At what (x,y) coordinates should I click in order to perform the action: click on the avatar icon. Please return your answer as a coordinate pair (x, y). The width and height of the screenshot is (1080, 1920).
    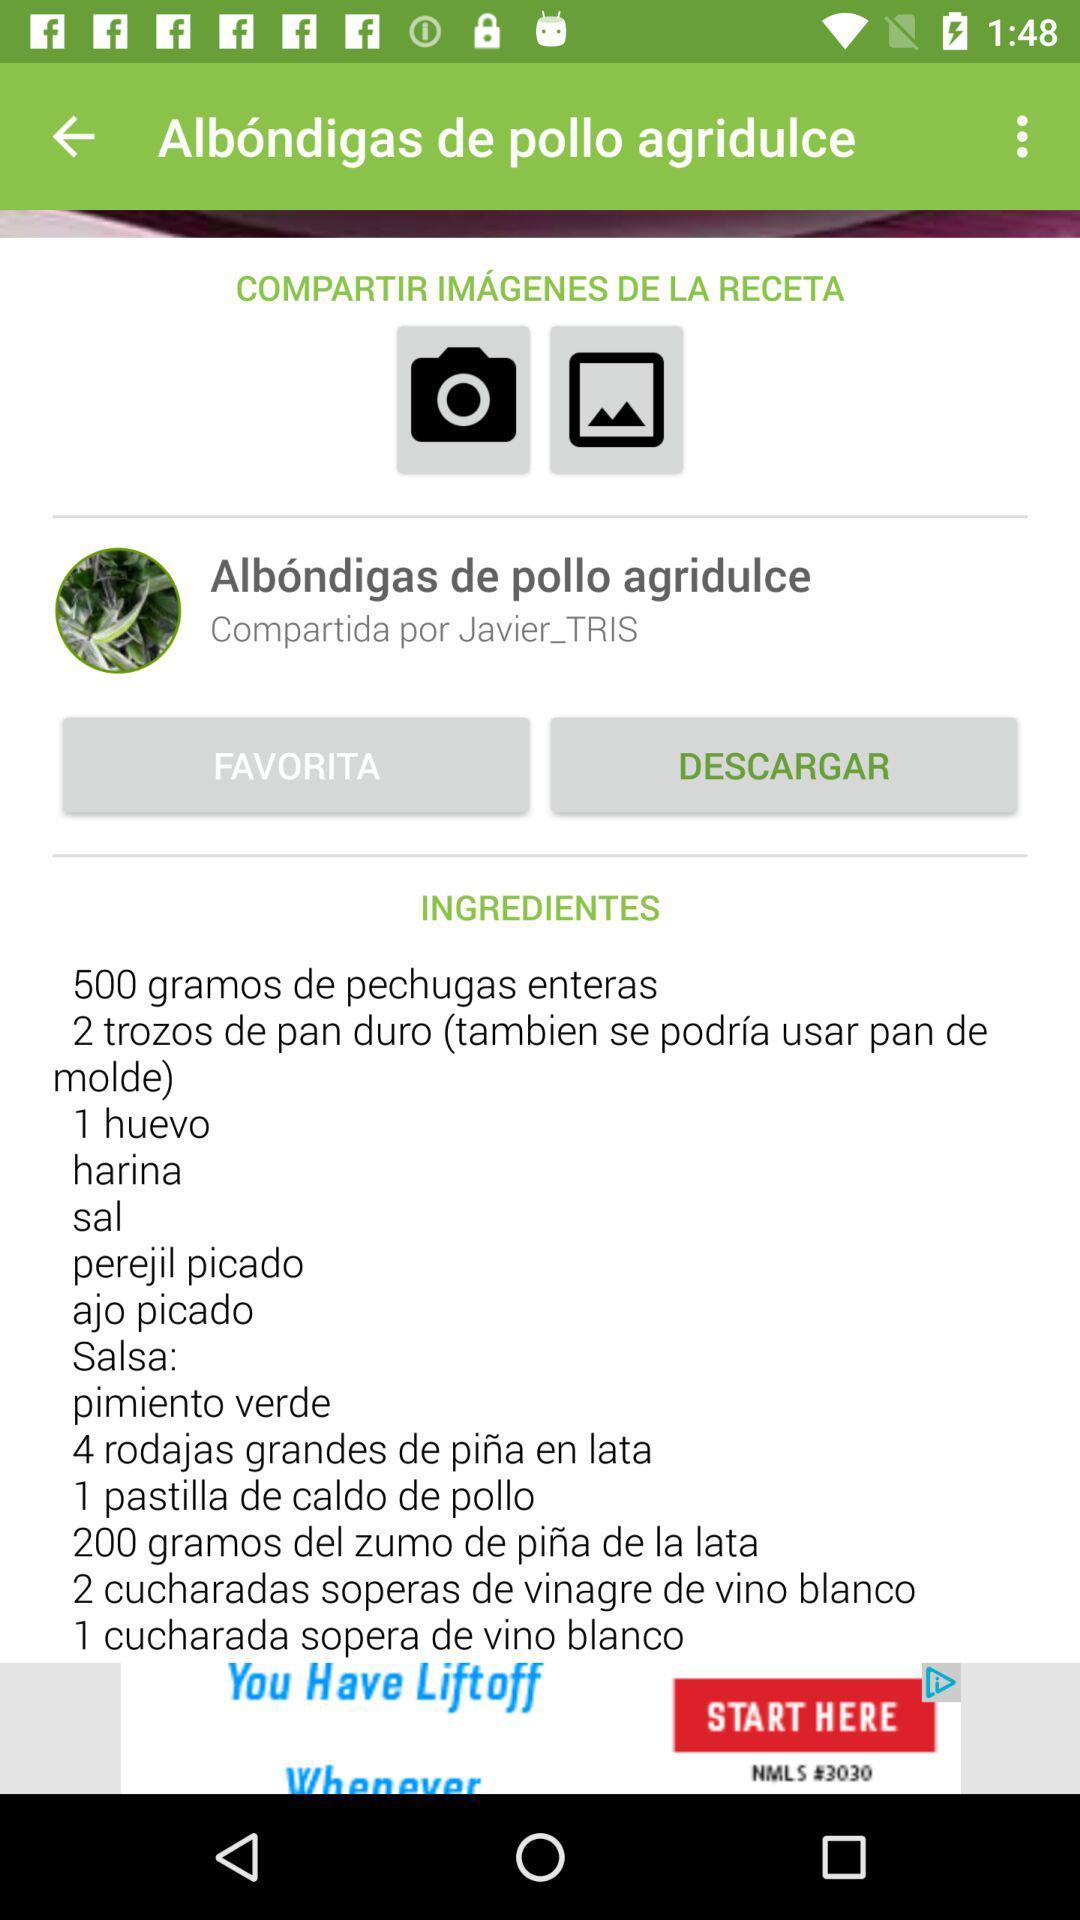
    Looking at the image, I should click on (118, 609).